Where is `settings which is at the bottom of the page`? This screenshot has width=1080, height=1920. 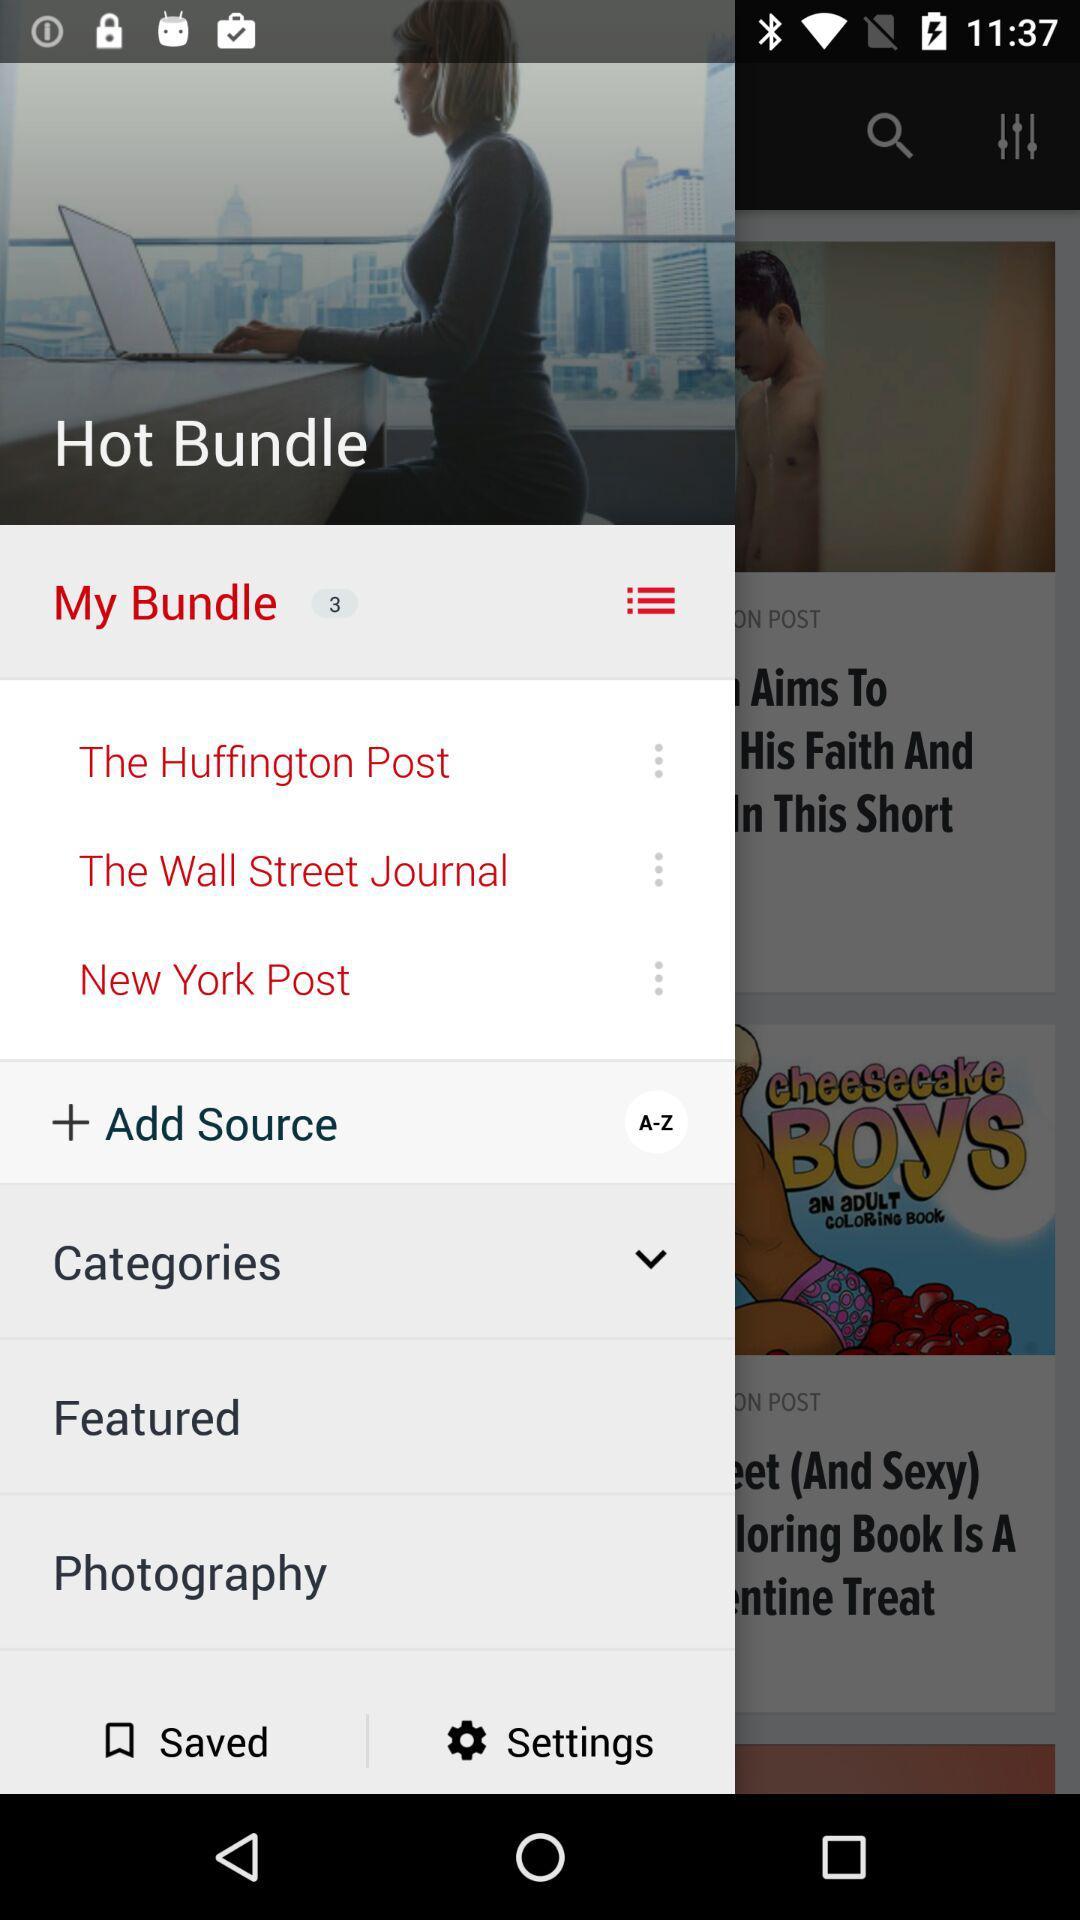
settings which is at the bottom of the page is located at coordinates (551, 1740).